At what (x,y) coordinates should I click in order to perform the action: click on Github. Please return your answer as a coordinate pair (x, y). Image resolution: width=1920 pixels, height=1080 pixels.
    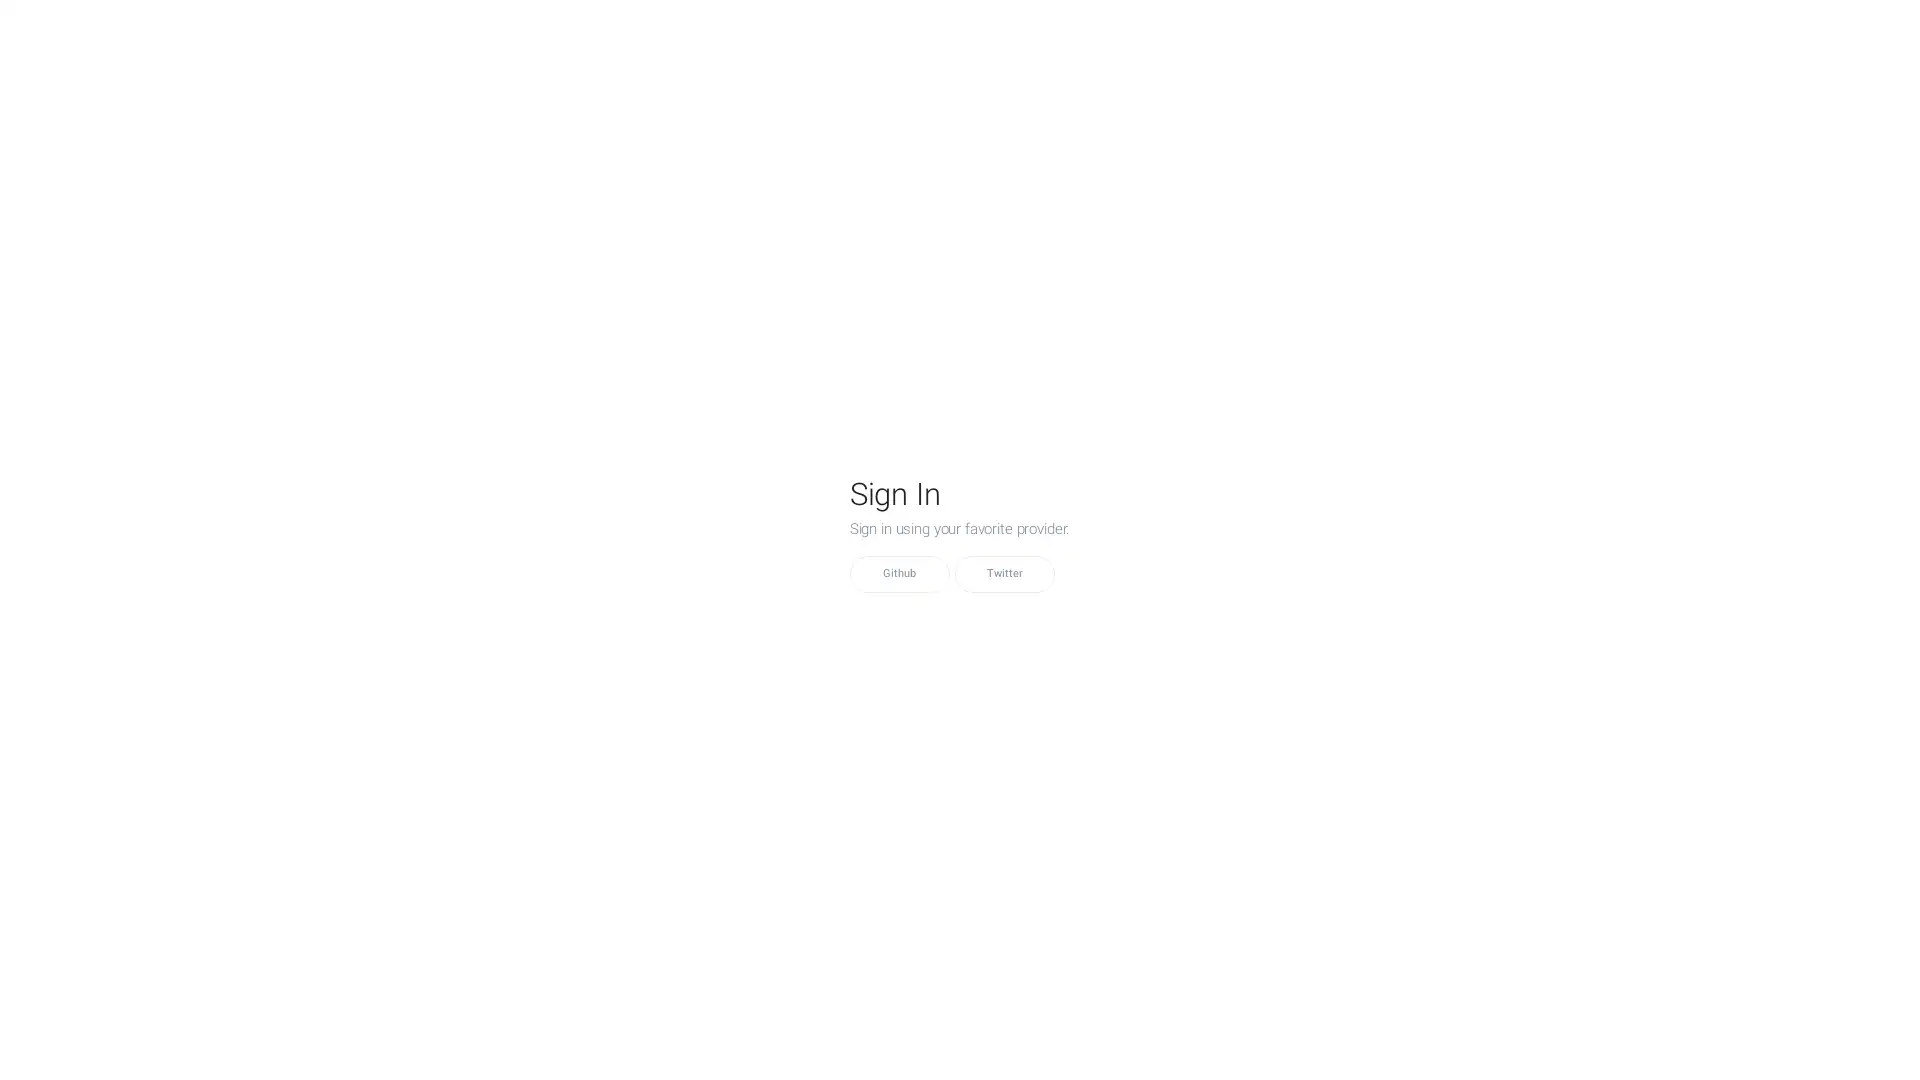
    Looking at the image, I should click on (897, 574).